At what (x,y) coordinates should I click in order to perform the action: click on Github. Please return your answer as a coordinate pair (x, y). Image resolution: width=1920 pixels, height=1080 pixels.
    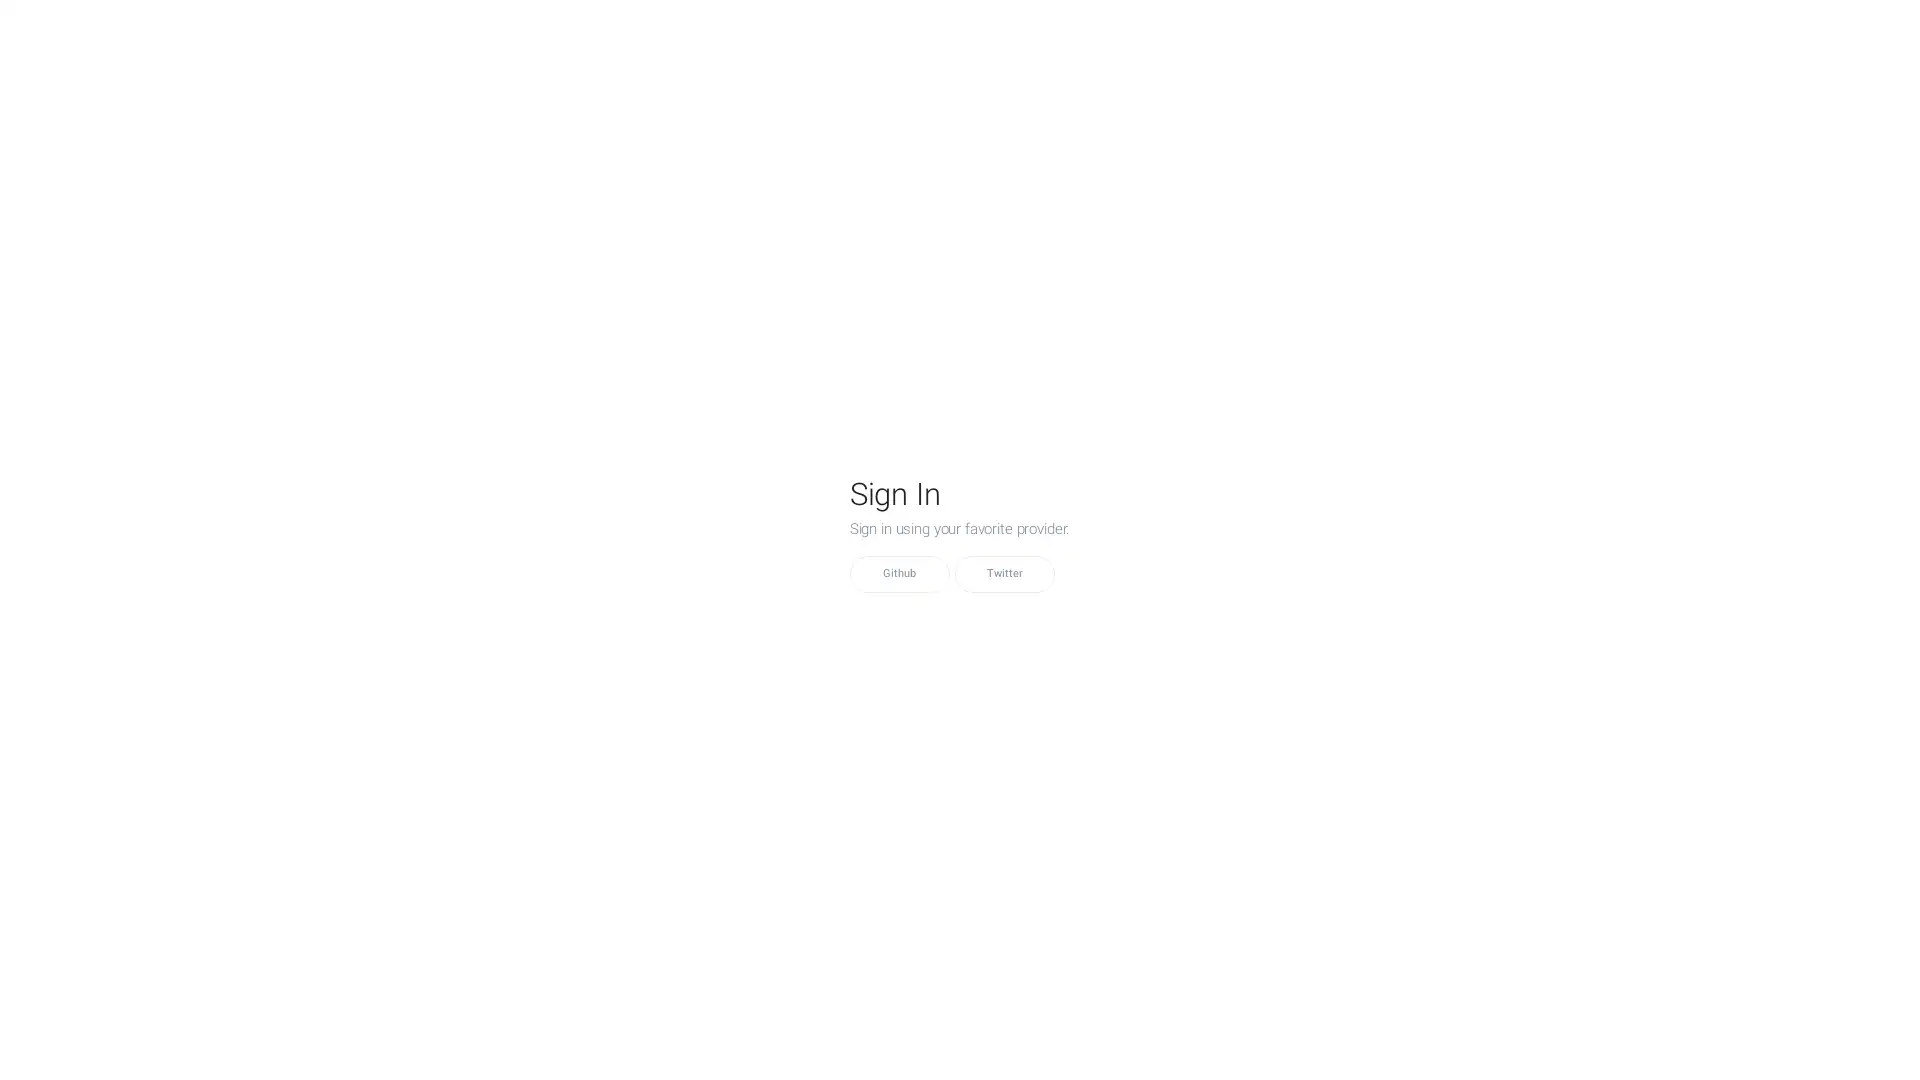
    Looking at the image, I should click on (897, 574).